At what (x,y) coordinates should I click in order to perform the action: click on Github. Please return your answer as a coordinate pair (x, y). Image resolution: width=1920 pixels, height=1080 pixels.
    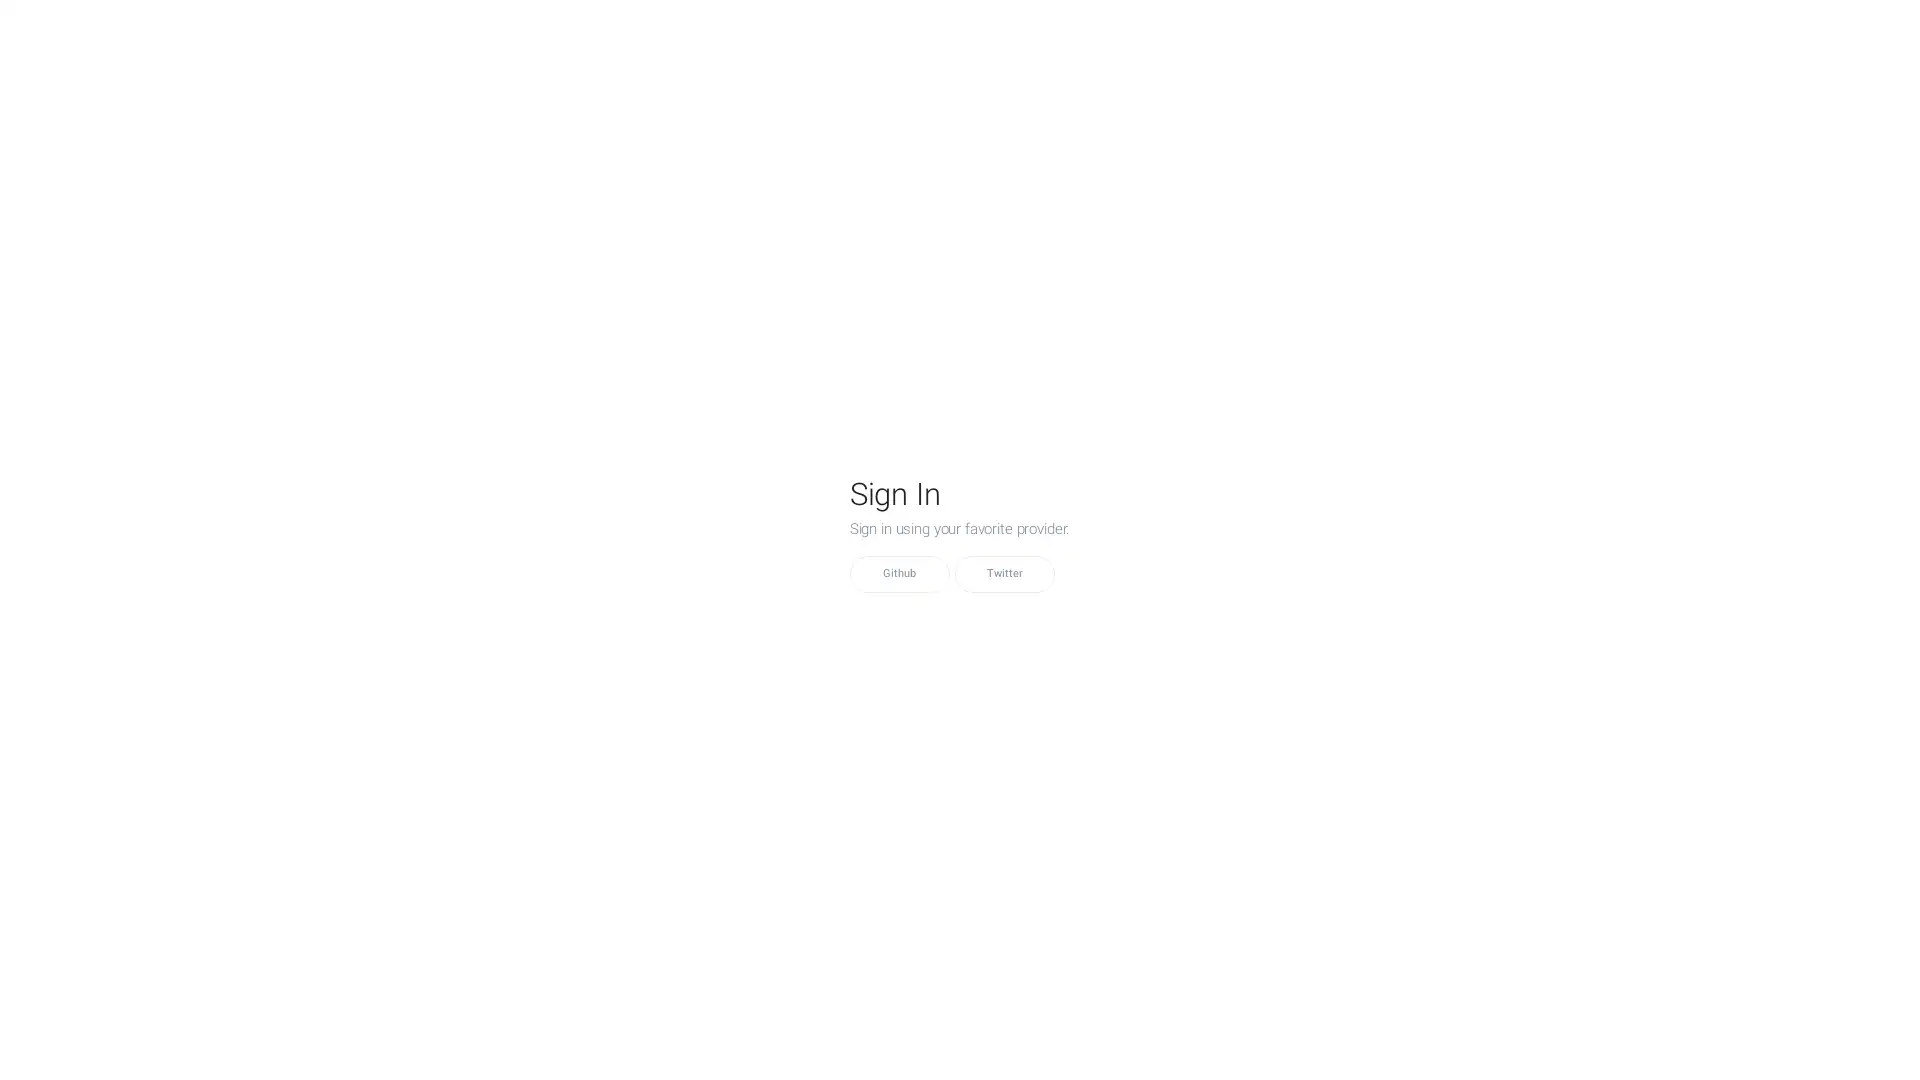
    Looking at the image, I should click on (897, 574).